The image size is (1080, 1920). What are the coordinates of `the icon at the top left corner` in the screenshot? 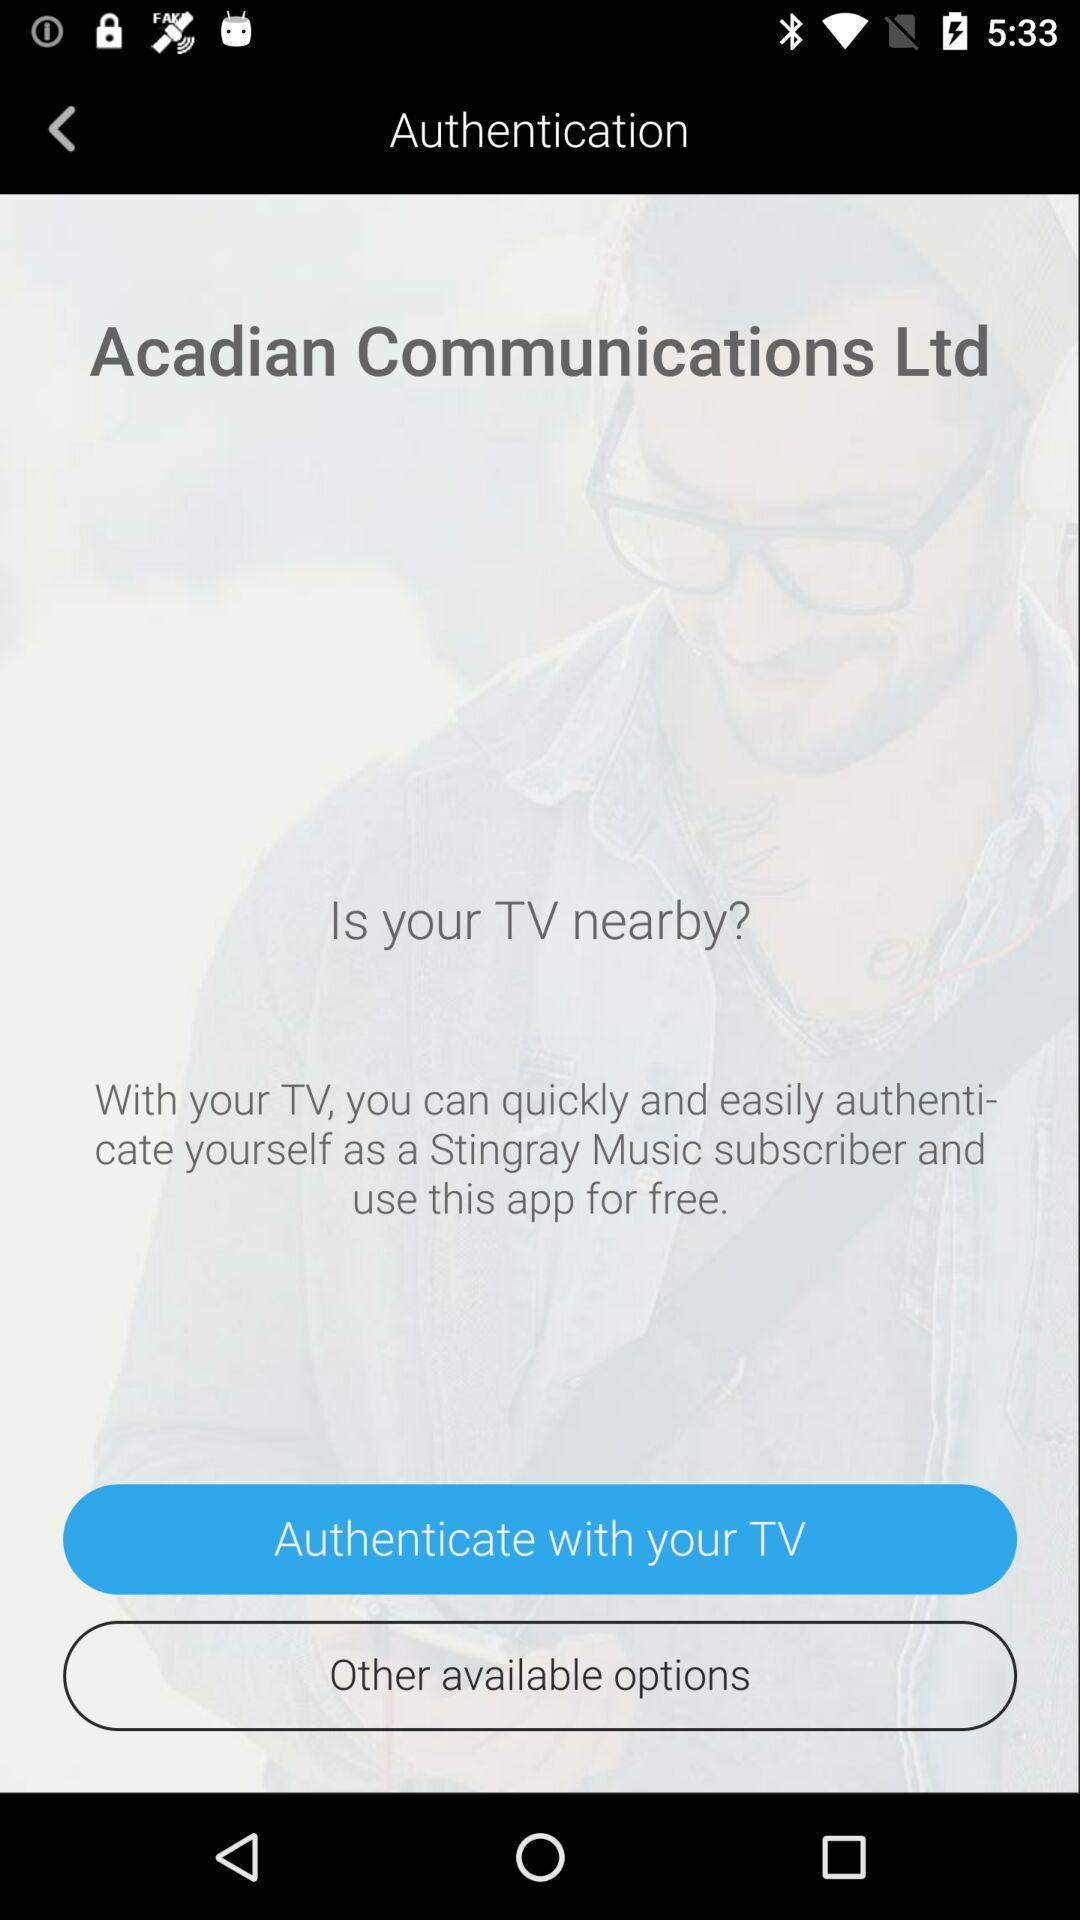 It's located at (61, 127).